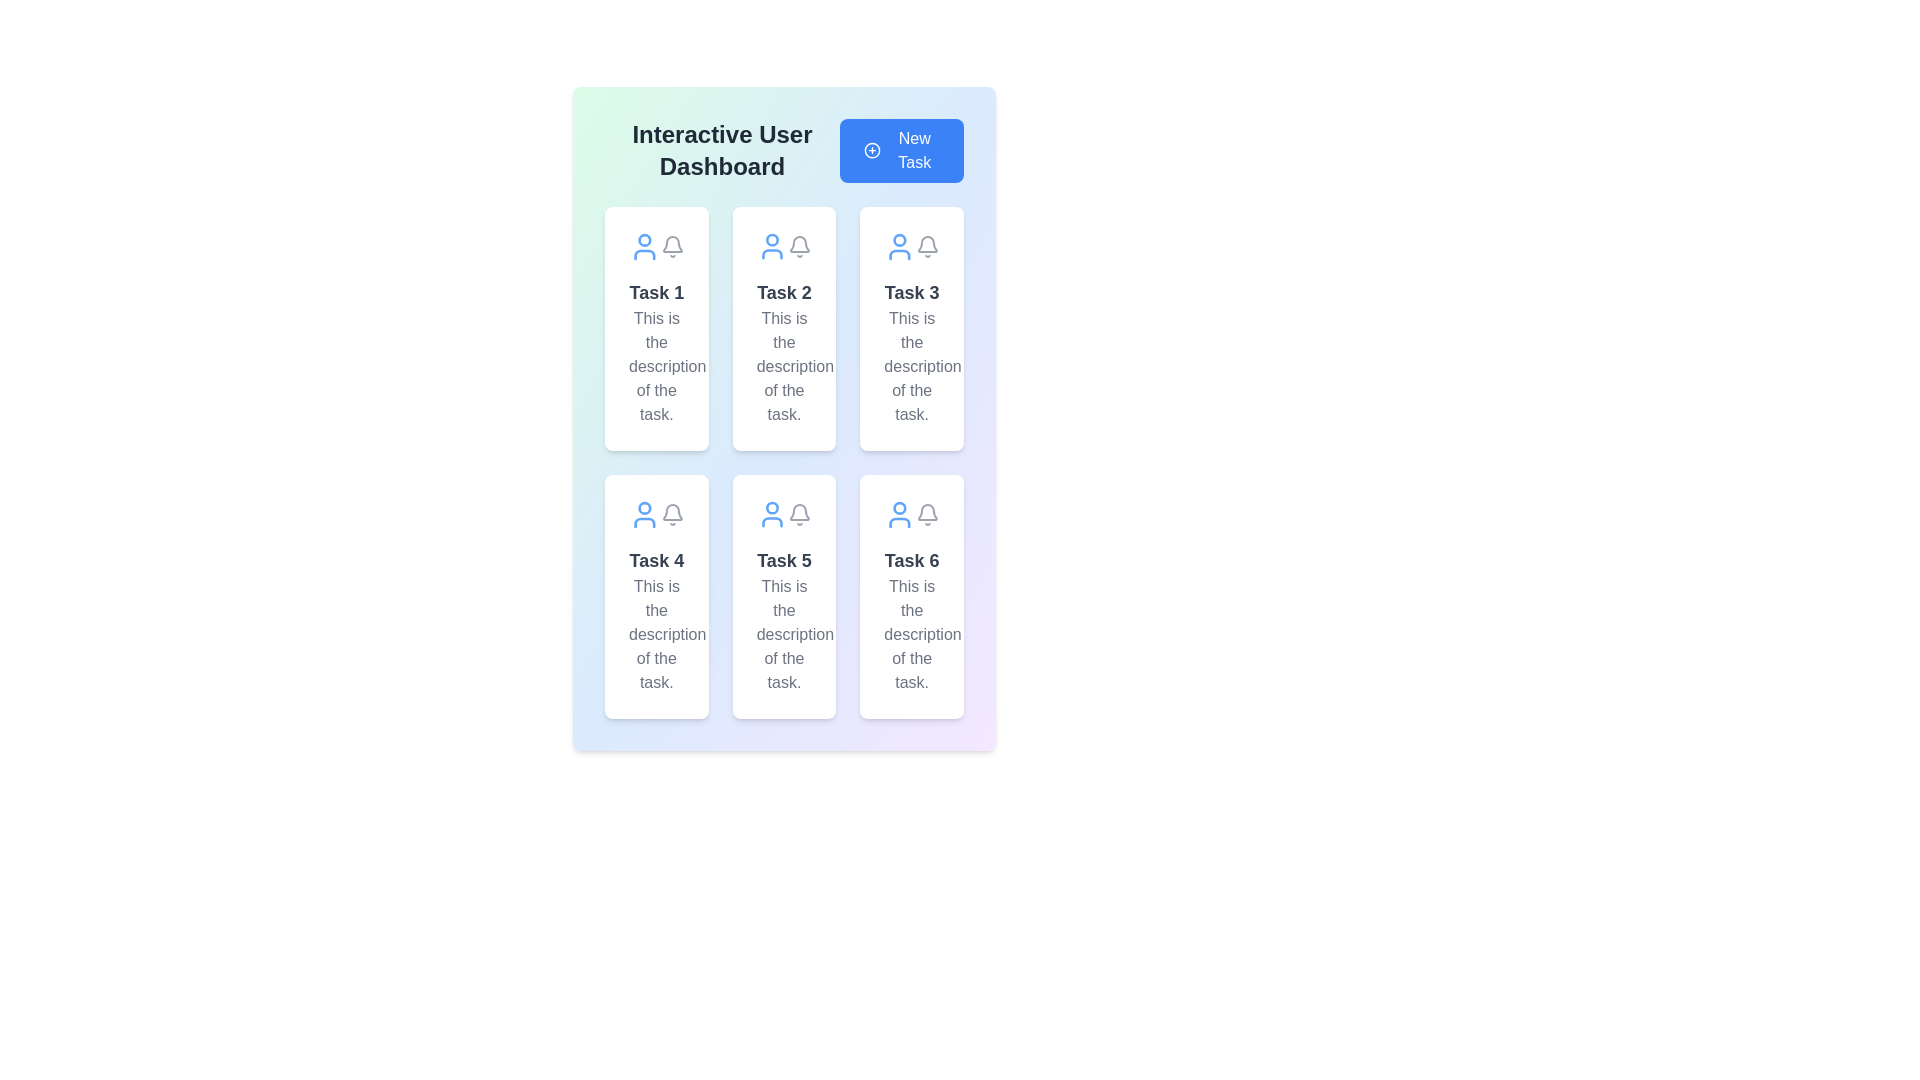 This screenshot has width=1920, height=1080. What do you see at coordinates (656, 327) in the screenshot?
I see `the first Informational card in the dashboard` at bounding box center [656, 327].